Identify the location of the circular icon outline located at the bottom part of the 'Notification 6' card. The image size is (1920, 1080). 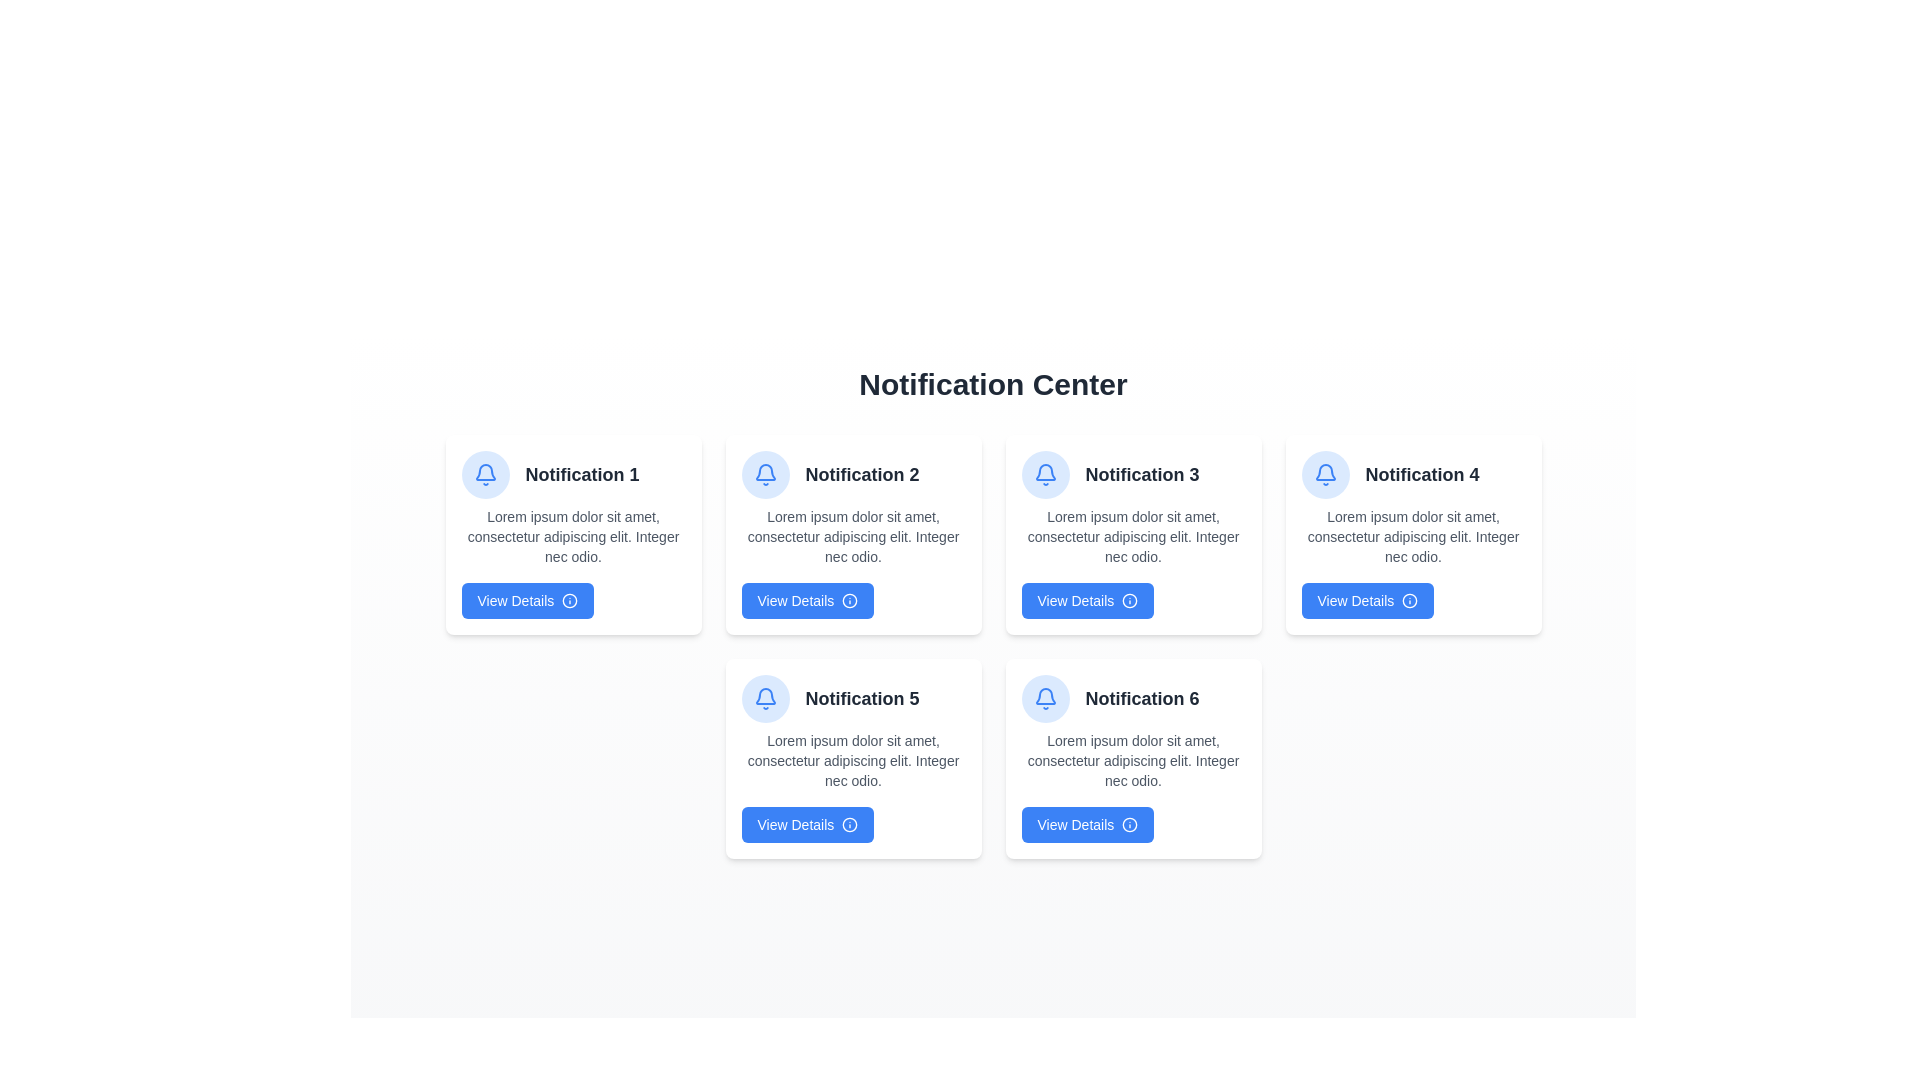
(1130, 825).